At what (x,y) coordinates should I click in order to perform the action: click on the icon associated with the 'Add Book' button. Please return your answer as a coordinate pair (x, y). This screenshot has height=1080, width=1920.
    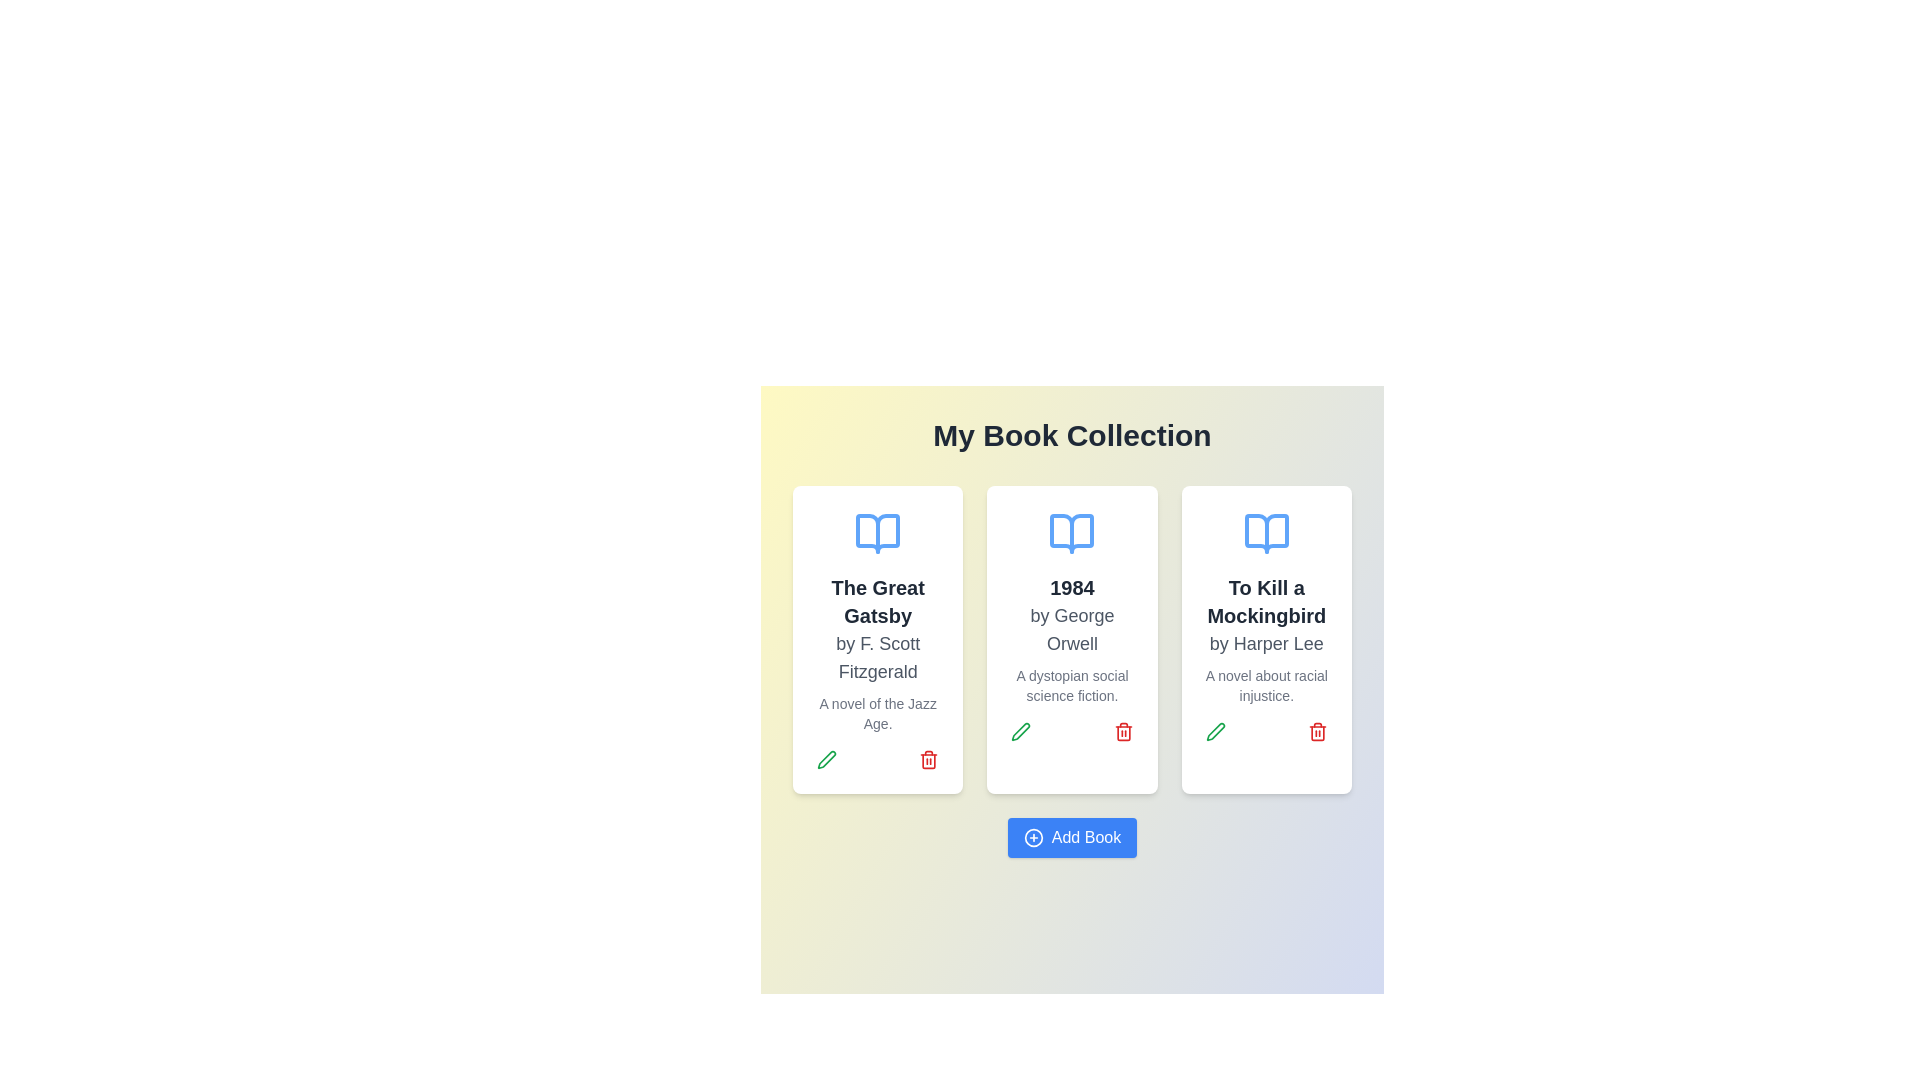
    Looking at the image, I should click on (1033, 837).